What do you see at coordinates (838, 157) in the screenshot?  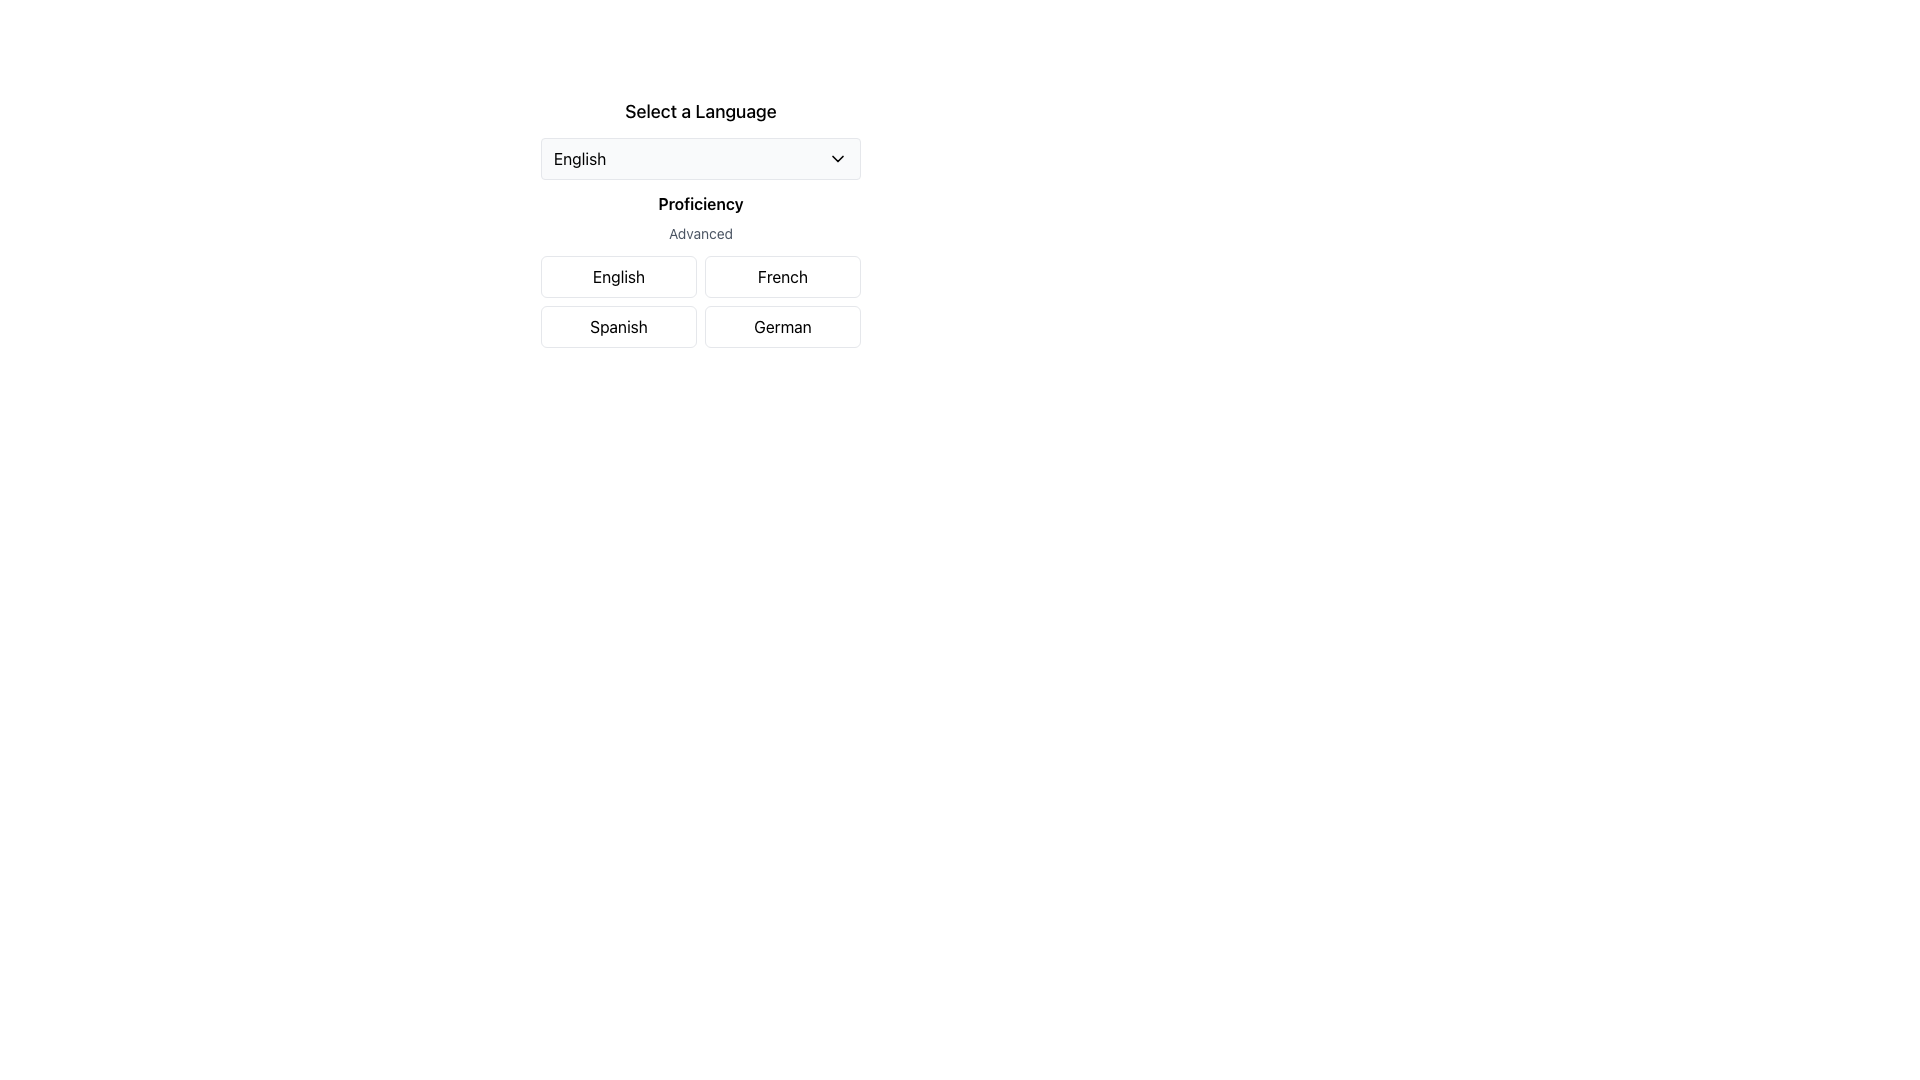 I see `the Chevron Icon located at the far-right end of the 'English' dropdown button` at bounding box center [838, 157].